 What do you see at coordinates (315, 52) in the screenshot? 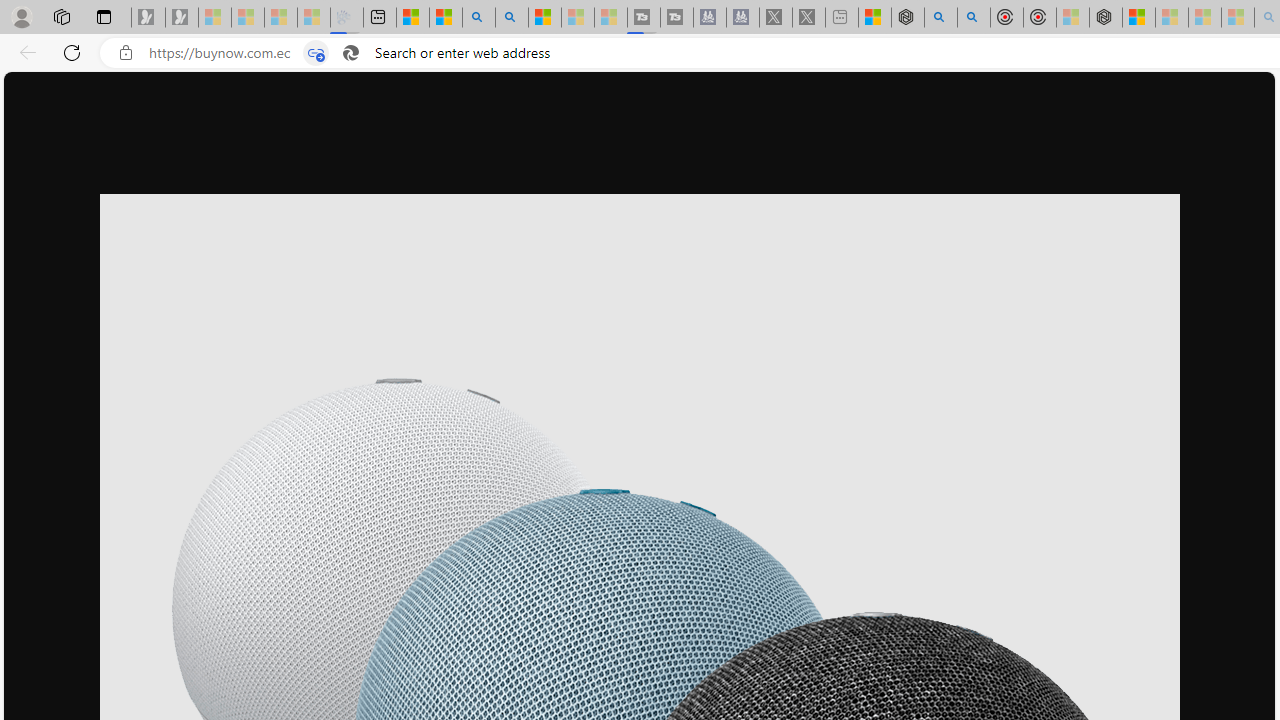
I see `'Tabs in split screen'` at bounding box center [315, 52].